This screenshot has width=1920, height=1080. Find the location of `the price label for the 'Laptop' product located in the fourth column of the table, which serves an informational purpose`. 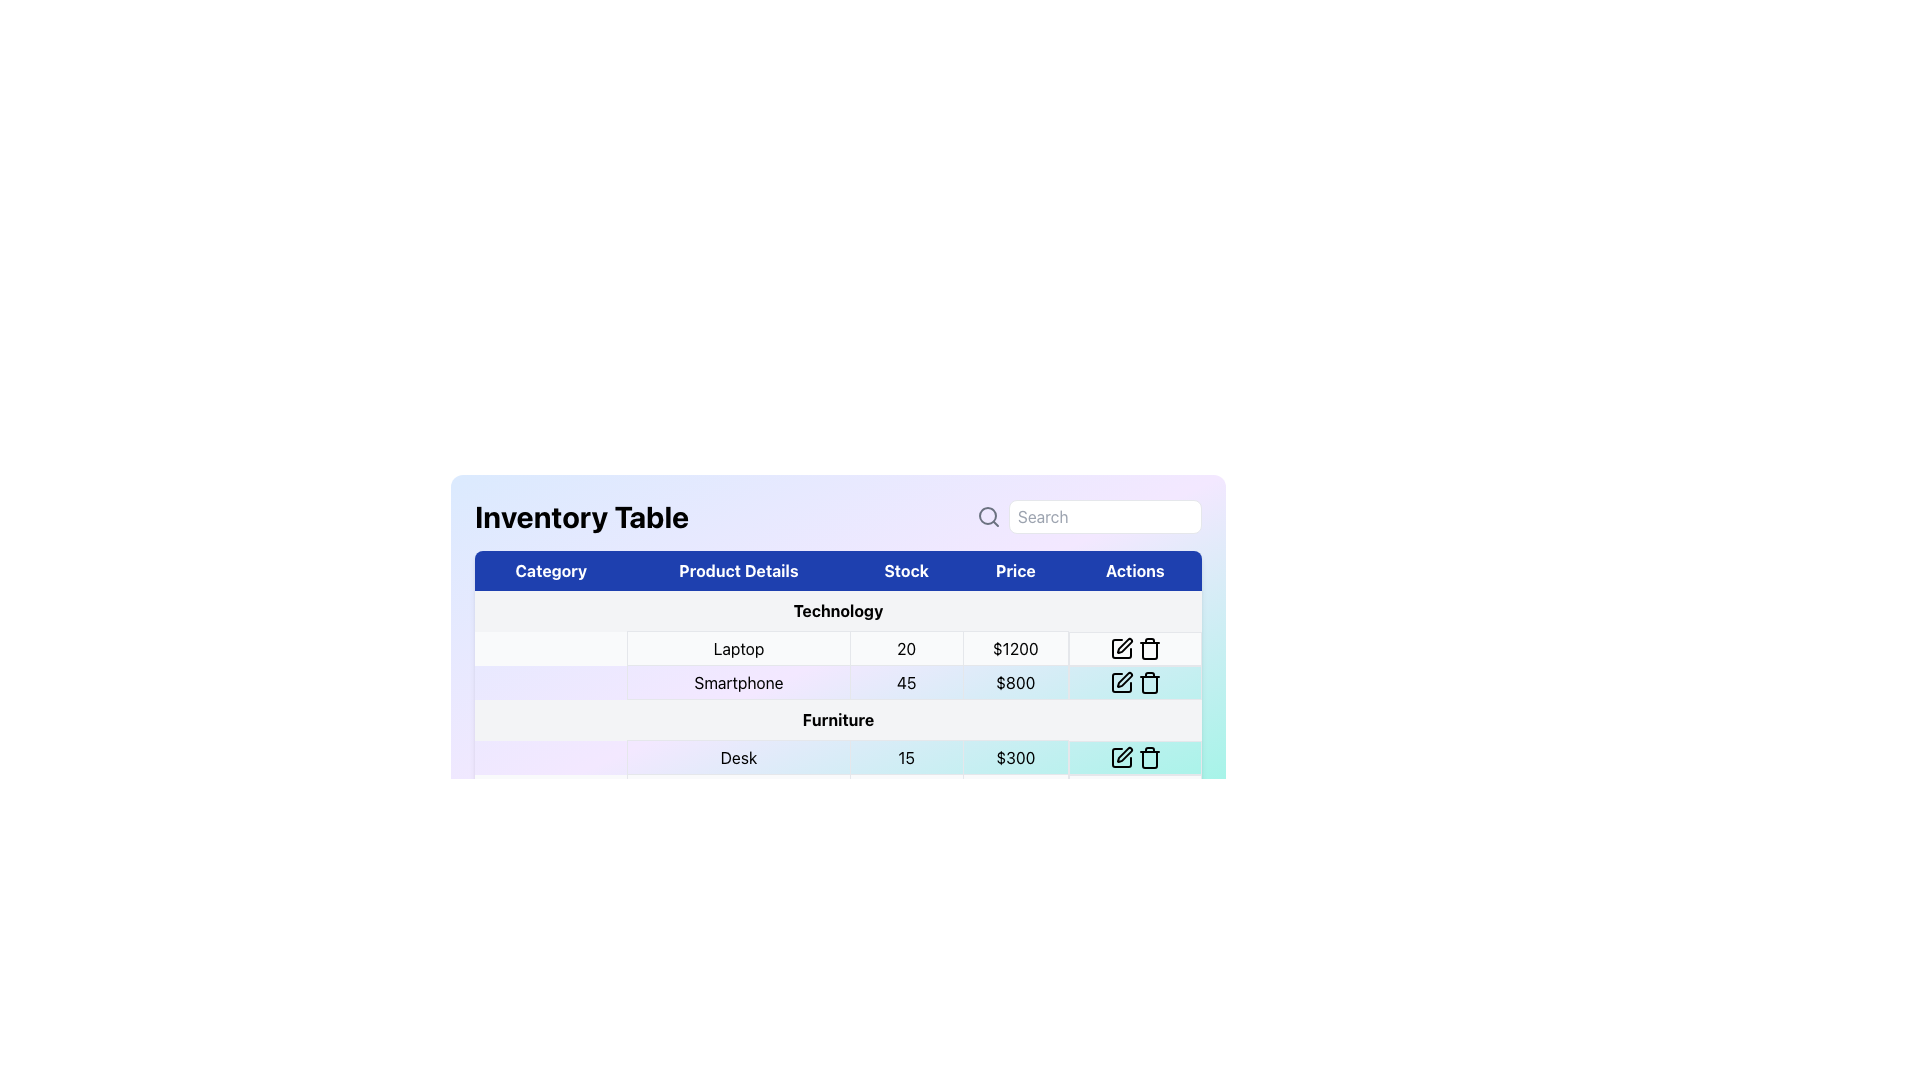

the price label for the 'Laptop' product located in the fourth column of the table, which serves an informational purpose is located at coordinates (1015, 648).